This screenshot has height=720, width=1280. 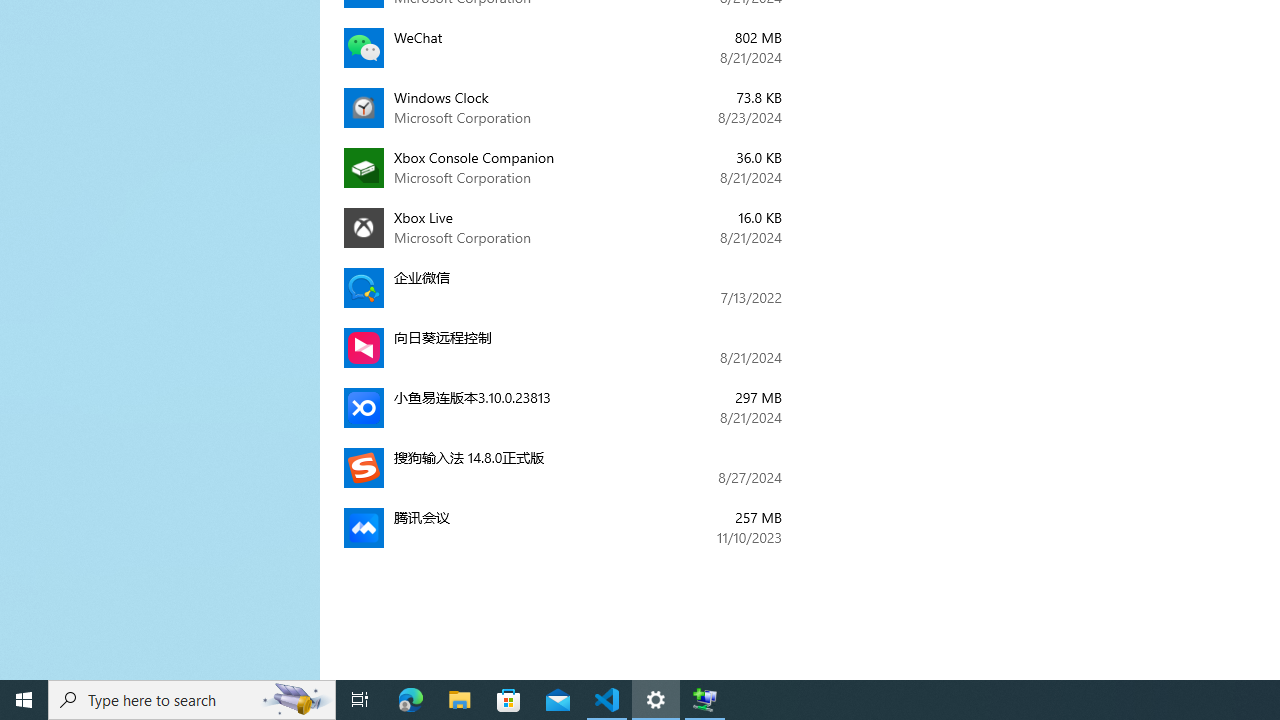 I want to click on 'Microsoft Store', so click(x=509, y=698).